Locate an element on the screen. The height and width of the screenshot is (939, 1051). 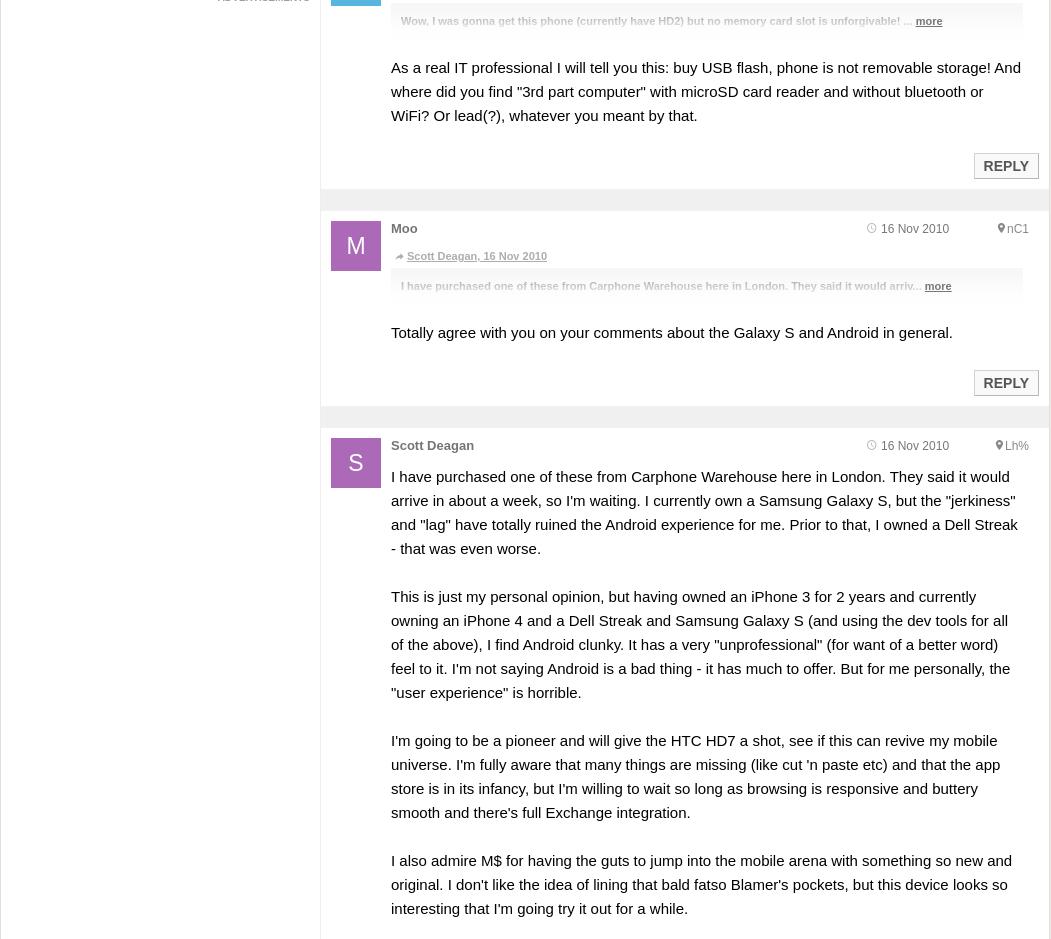
'Scott Deagan' is located at coordinates (389, 444).